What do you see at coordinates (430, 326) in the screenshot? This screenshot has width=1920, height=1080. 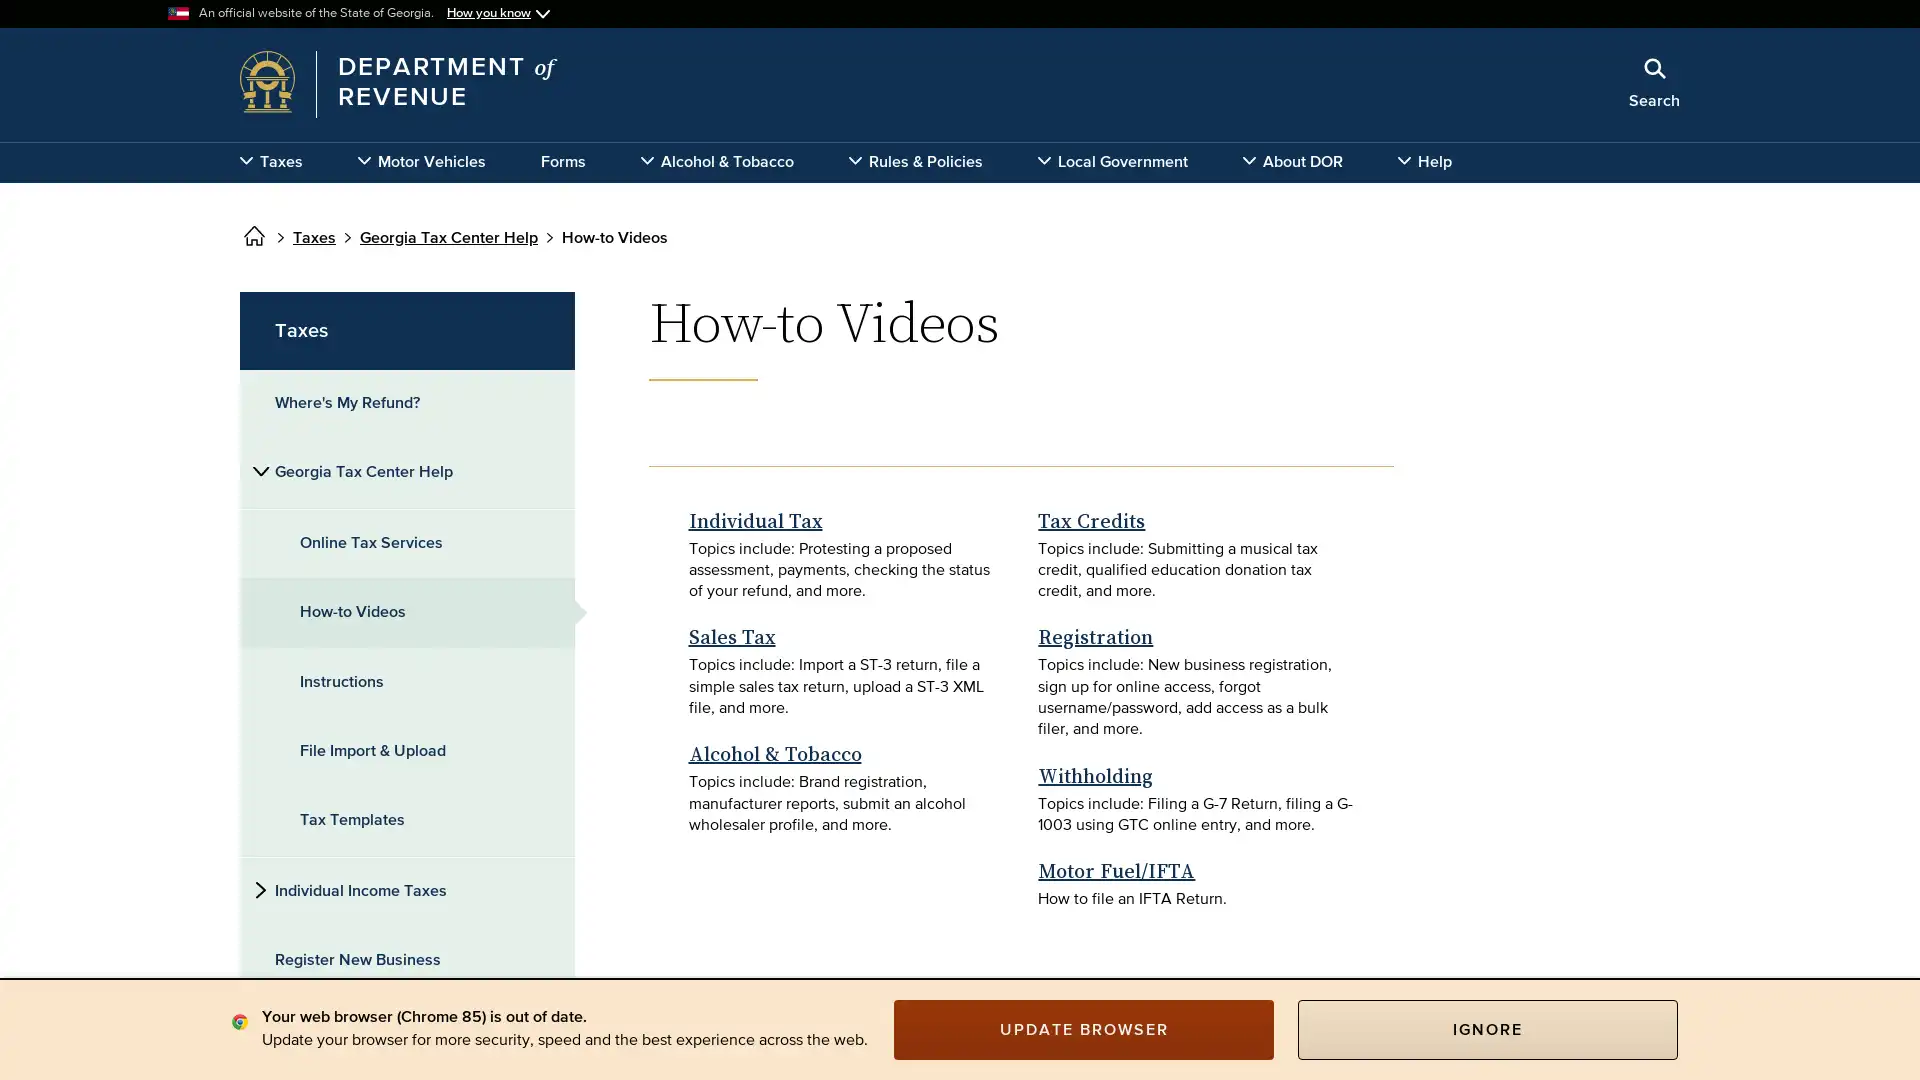 I see `x` at bounding box center [430, 326].